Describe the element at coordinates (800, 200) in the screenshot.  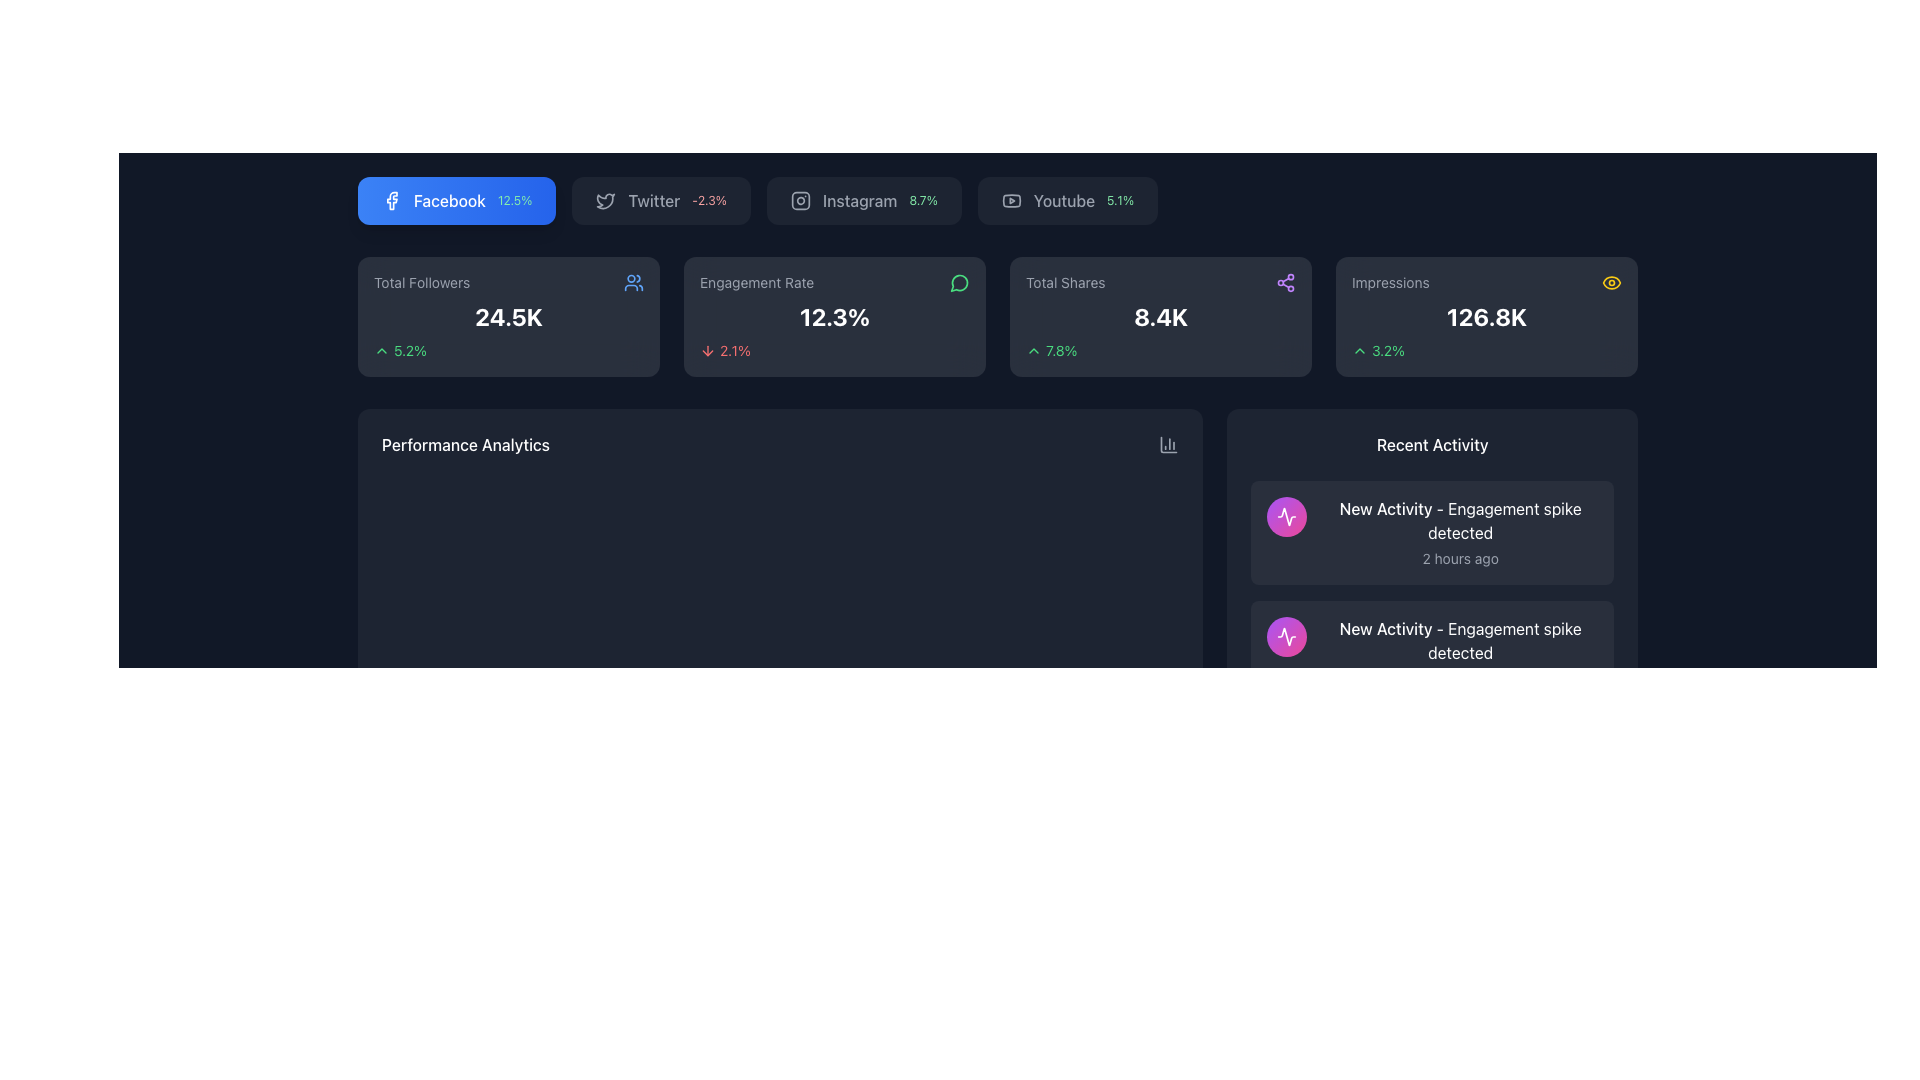
I see `the Instagram icon, which resembles a circular camera design with a small dot, located within the social media options` at that location.